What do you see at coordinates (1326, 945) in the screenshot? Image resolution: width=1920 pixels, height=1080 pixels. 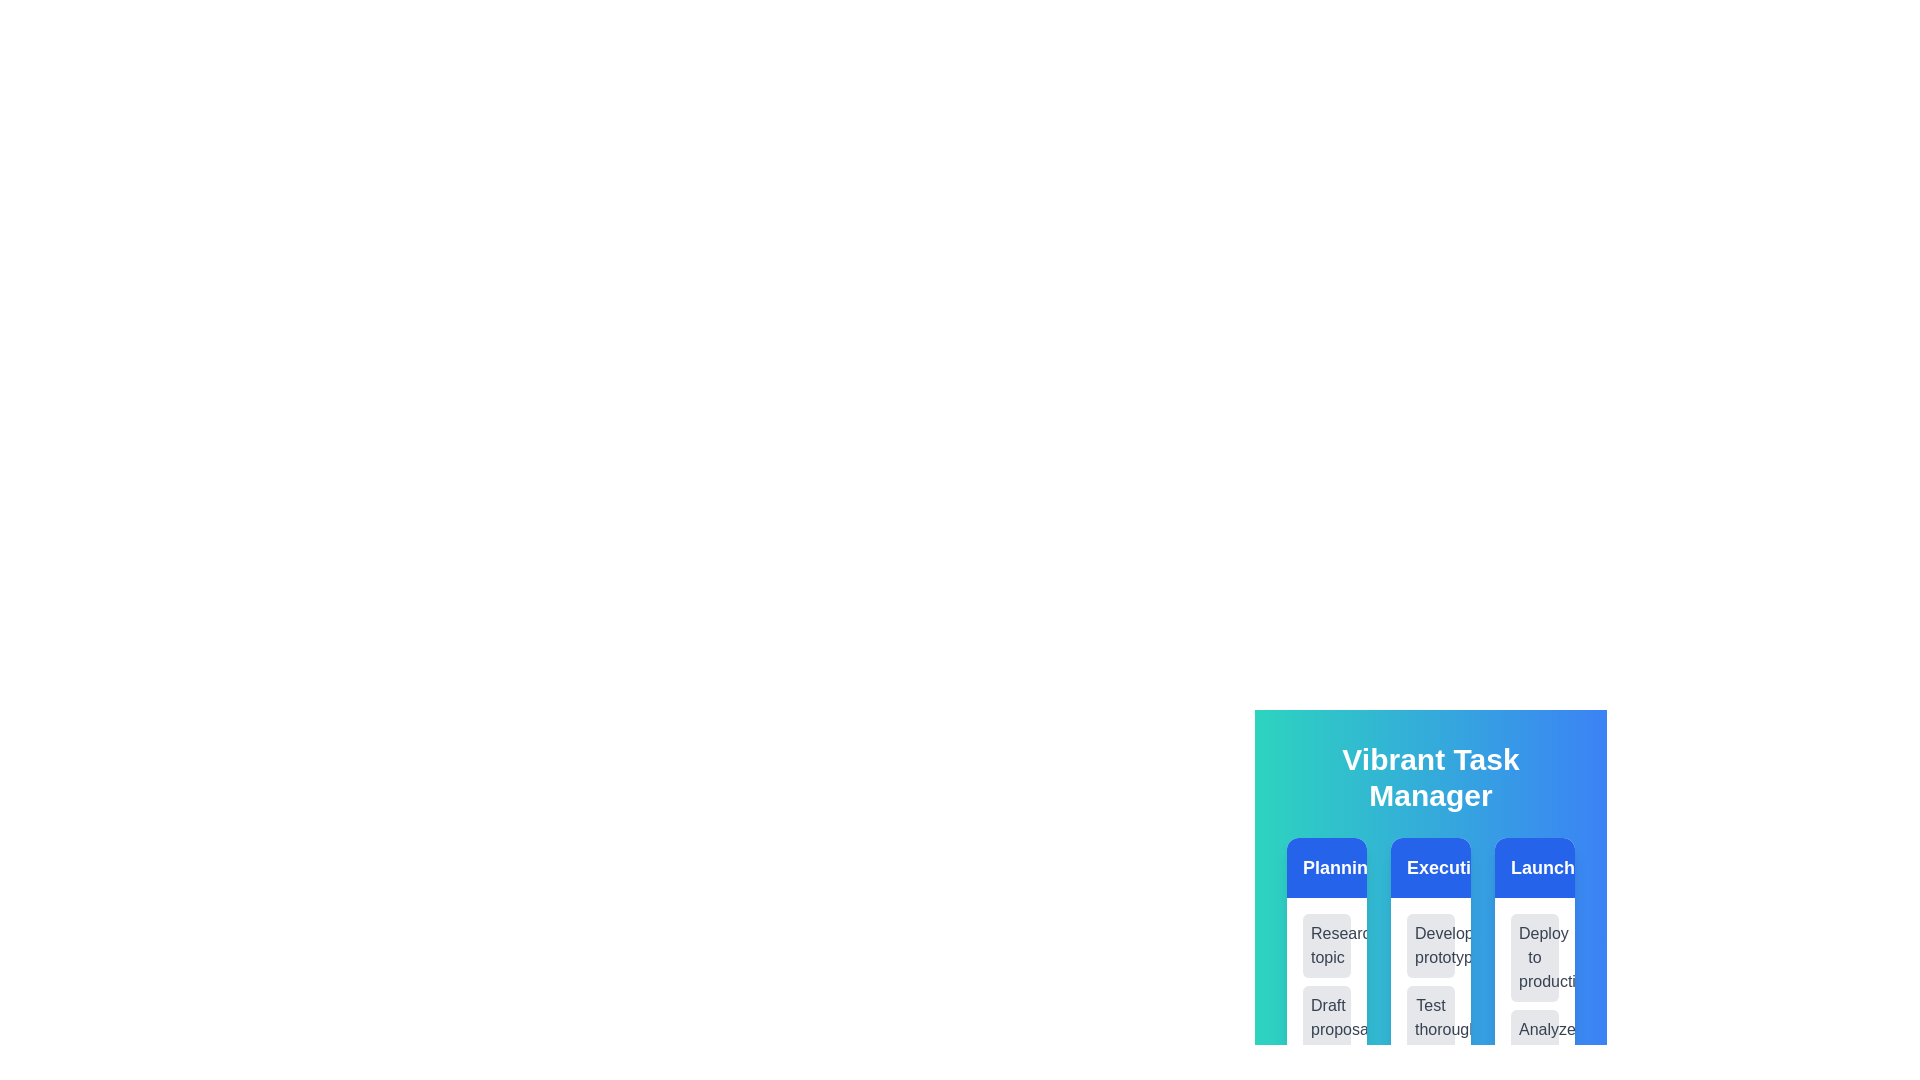 I see `the 'Research topic' label element, which is a rectangular button with rounded corners and a light gray background, containing centrally aligned text` at bounding box center [1326, 945].